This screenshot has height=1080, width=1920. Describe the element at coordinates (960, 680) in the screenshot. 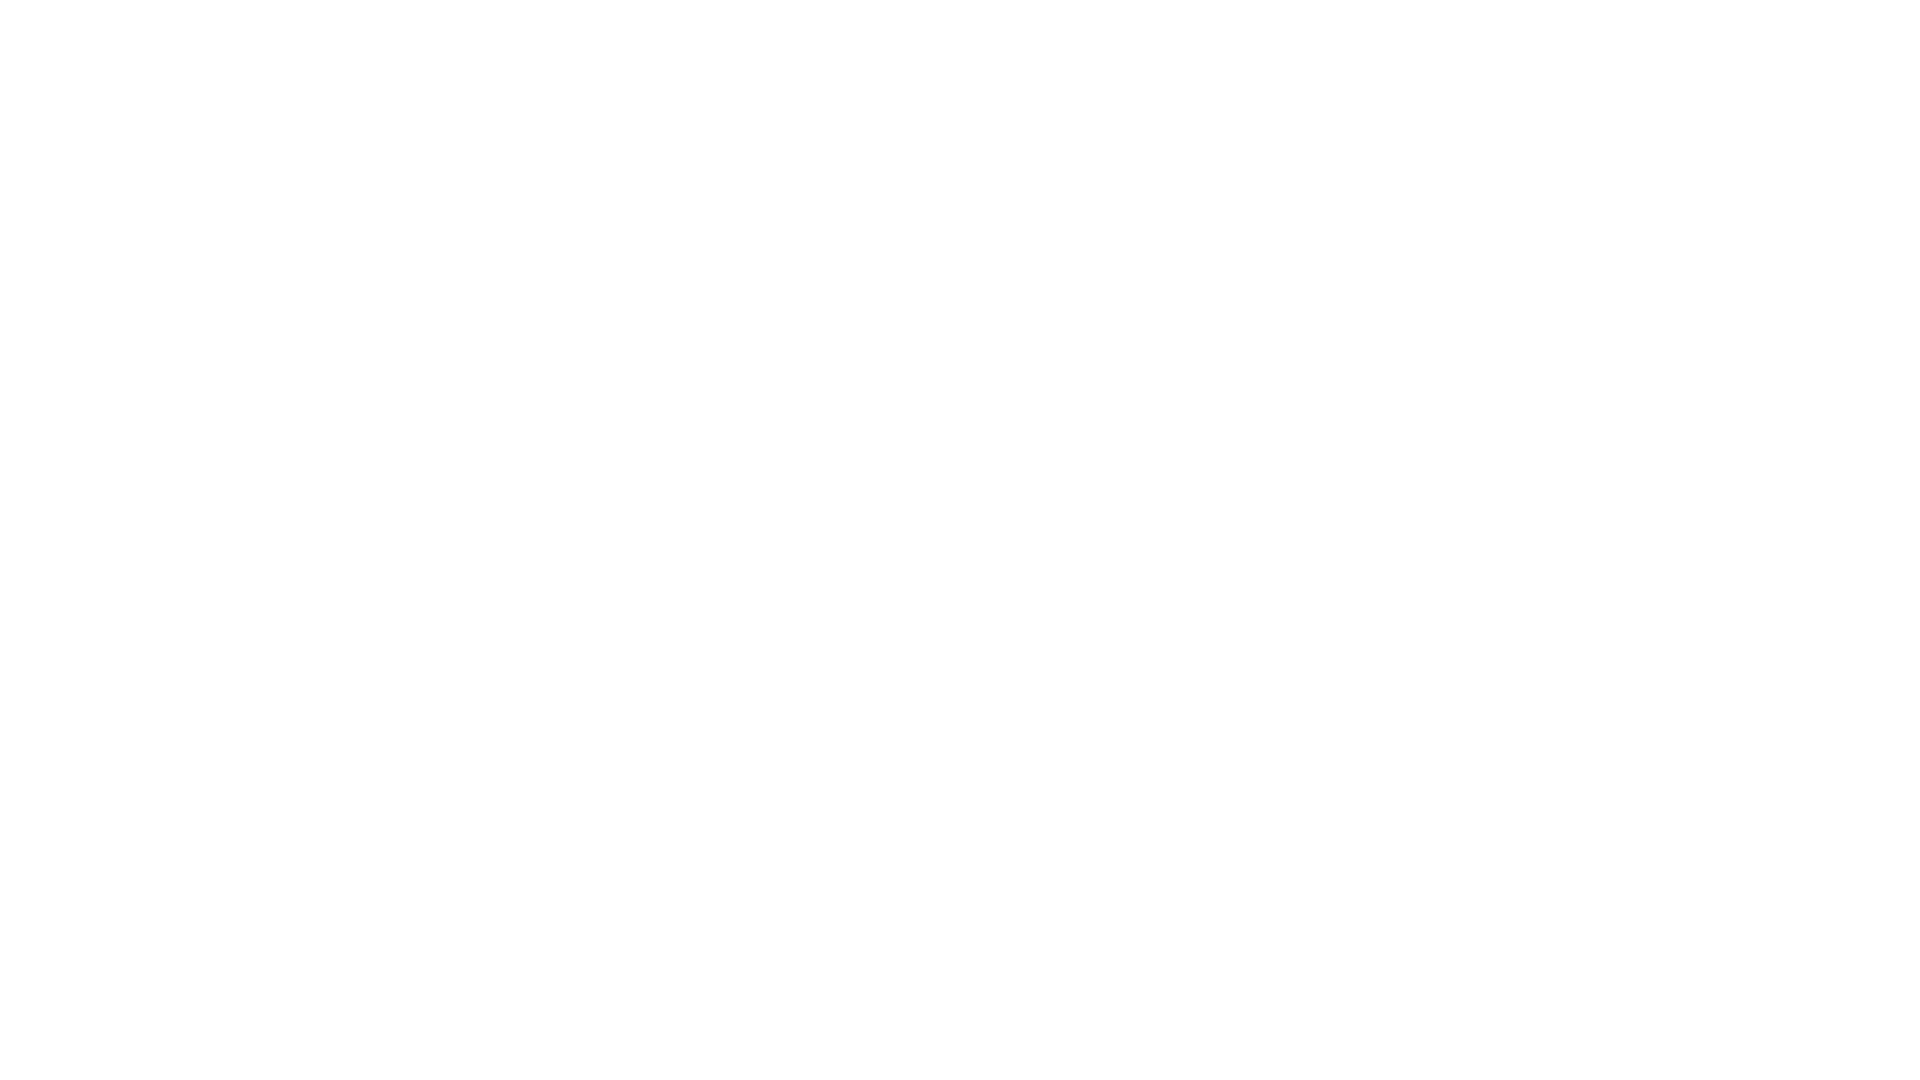

I see `Sign in with GitHub` at that location.